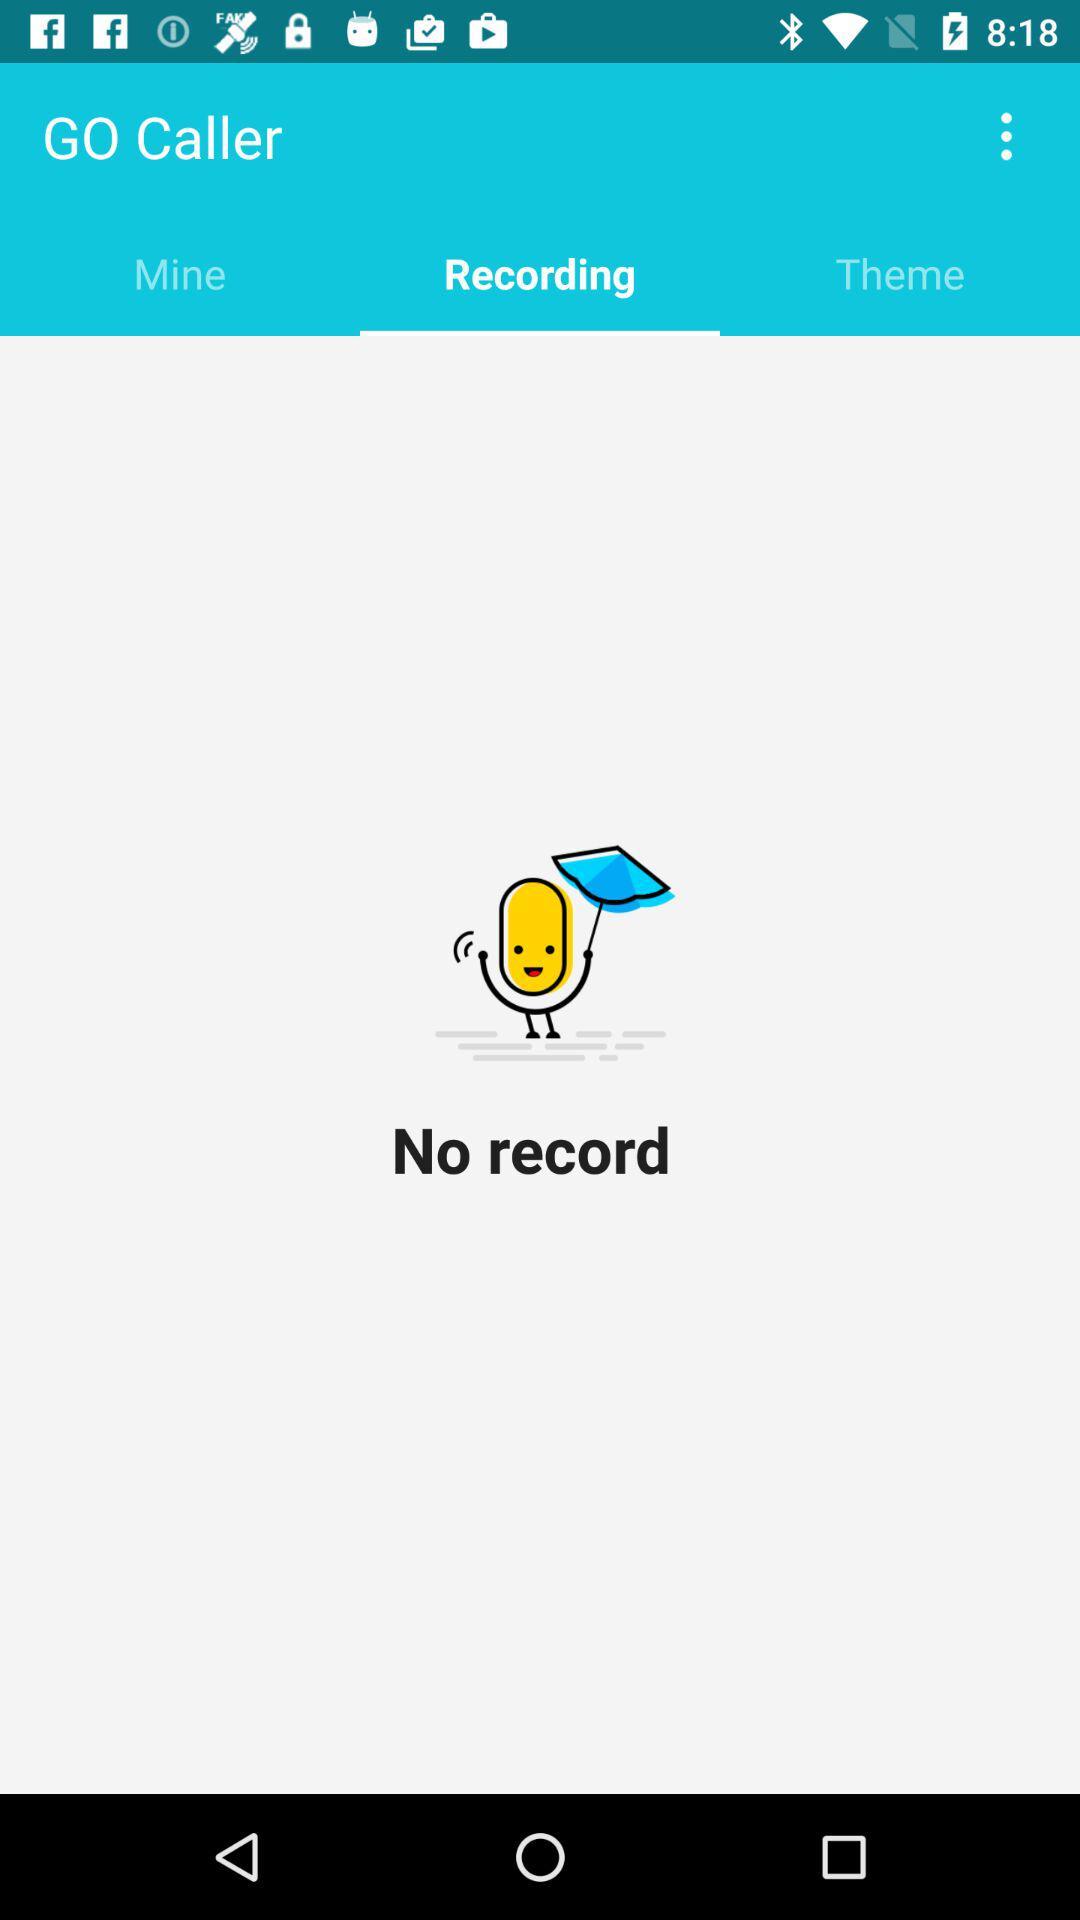  I want to click on the theme, so click(898, 272).